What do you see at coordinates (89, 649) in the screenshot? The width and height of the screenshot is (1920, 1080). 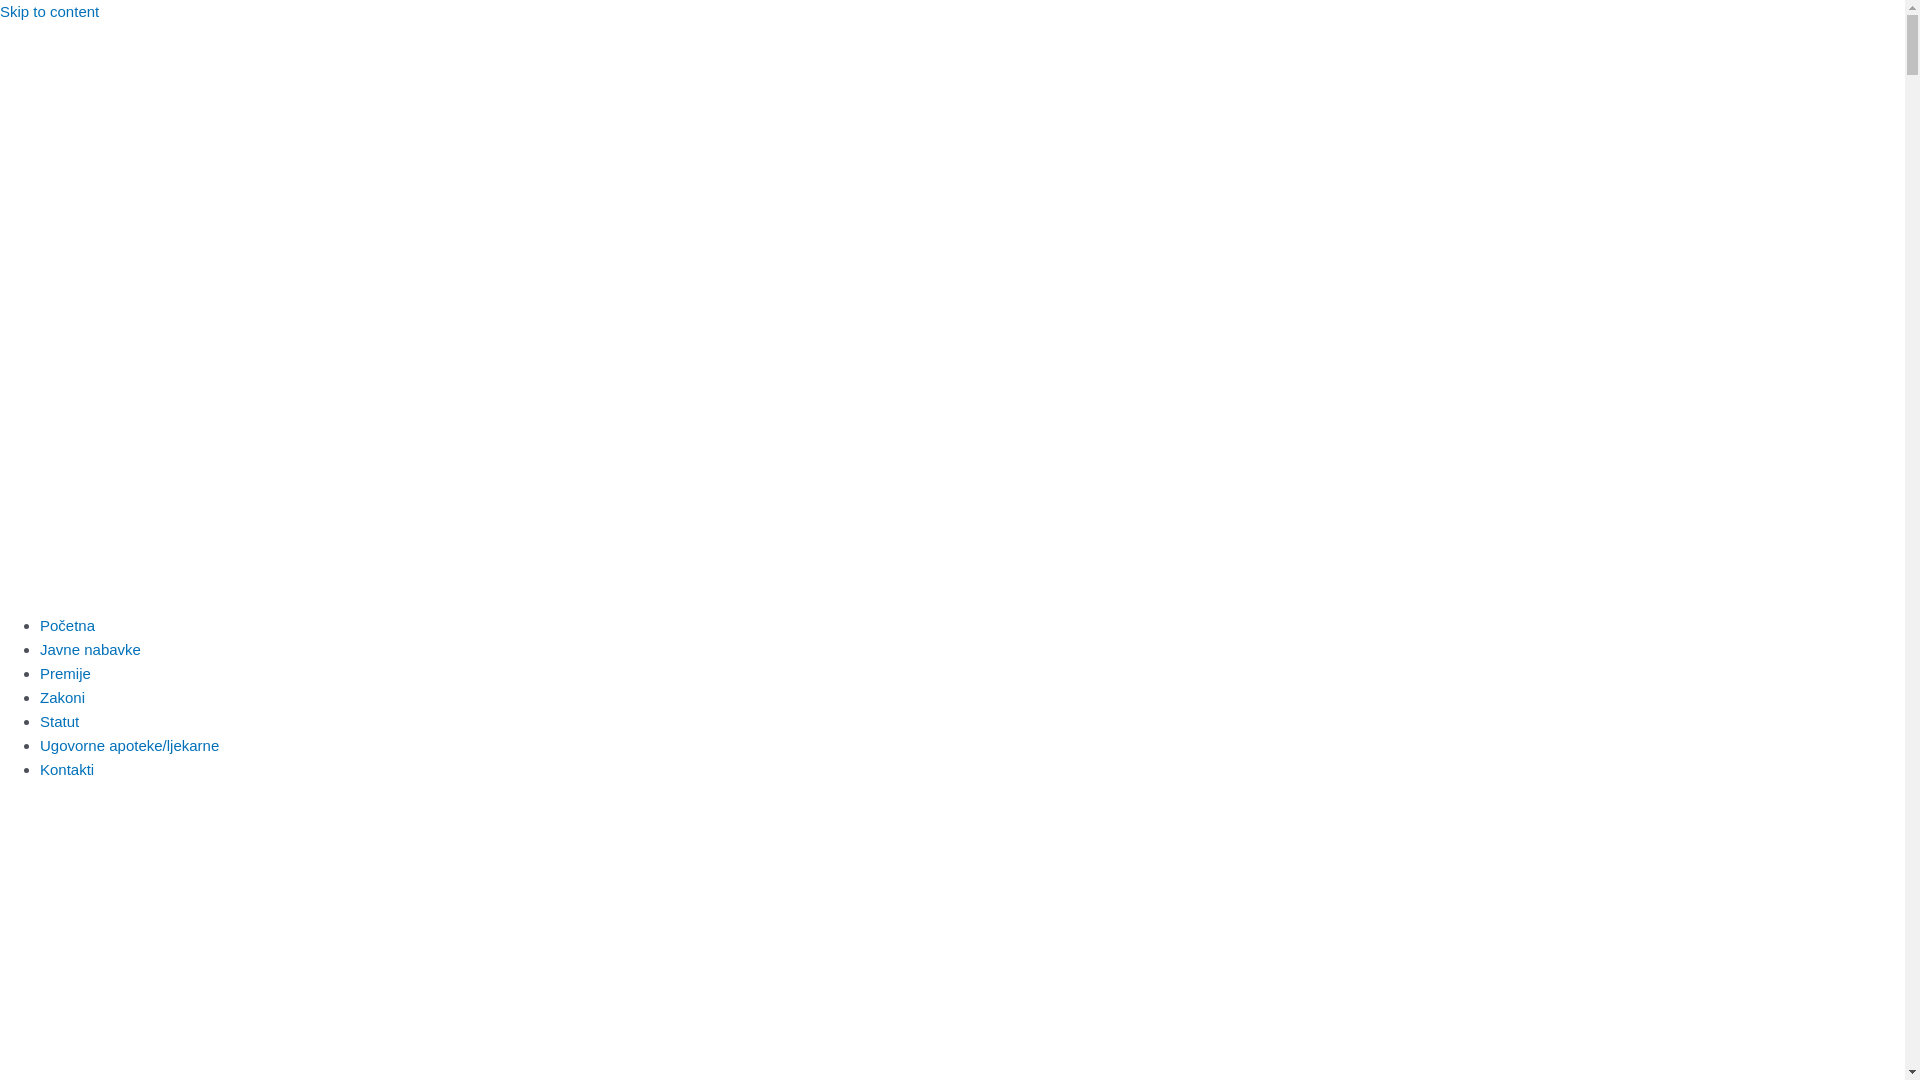 I see `'Javne nabavke'` at bounding box center [89, 649].